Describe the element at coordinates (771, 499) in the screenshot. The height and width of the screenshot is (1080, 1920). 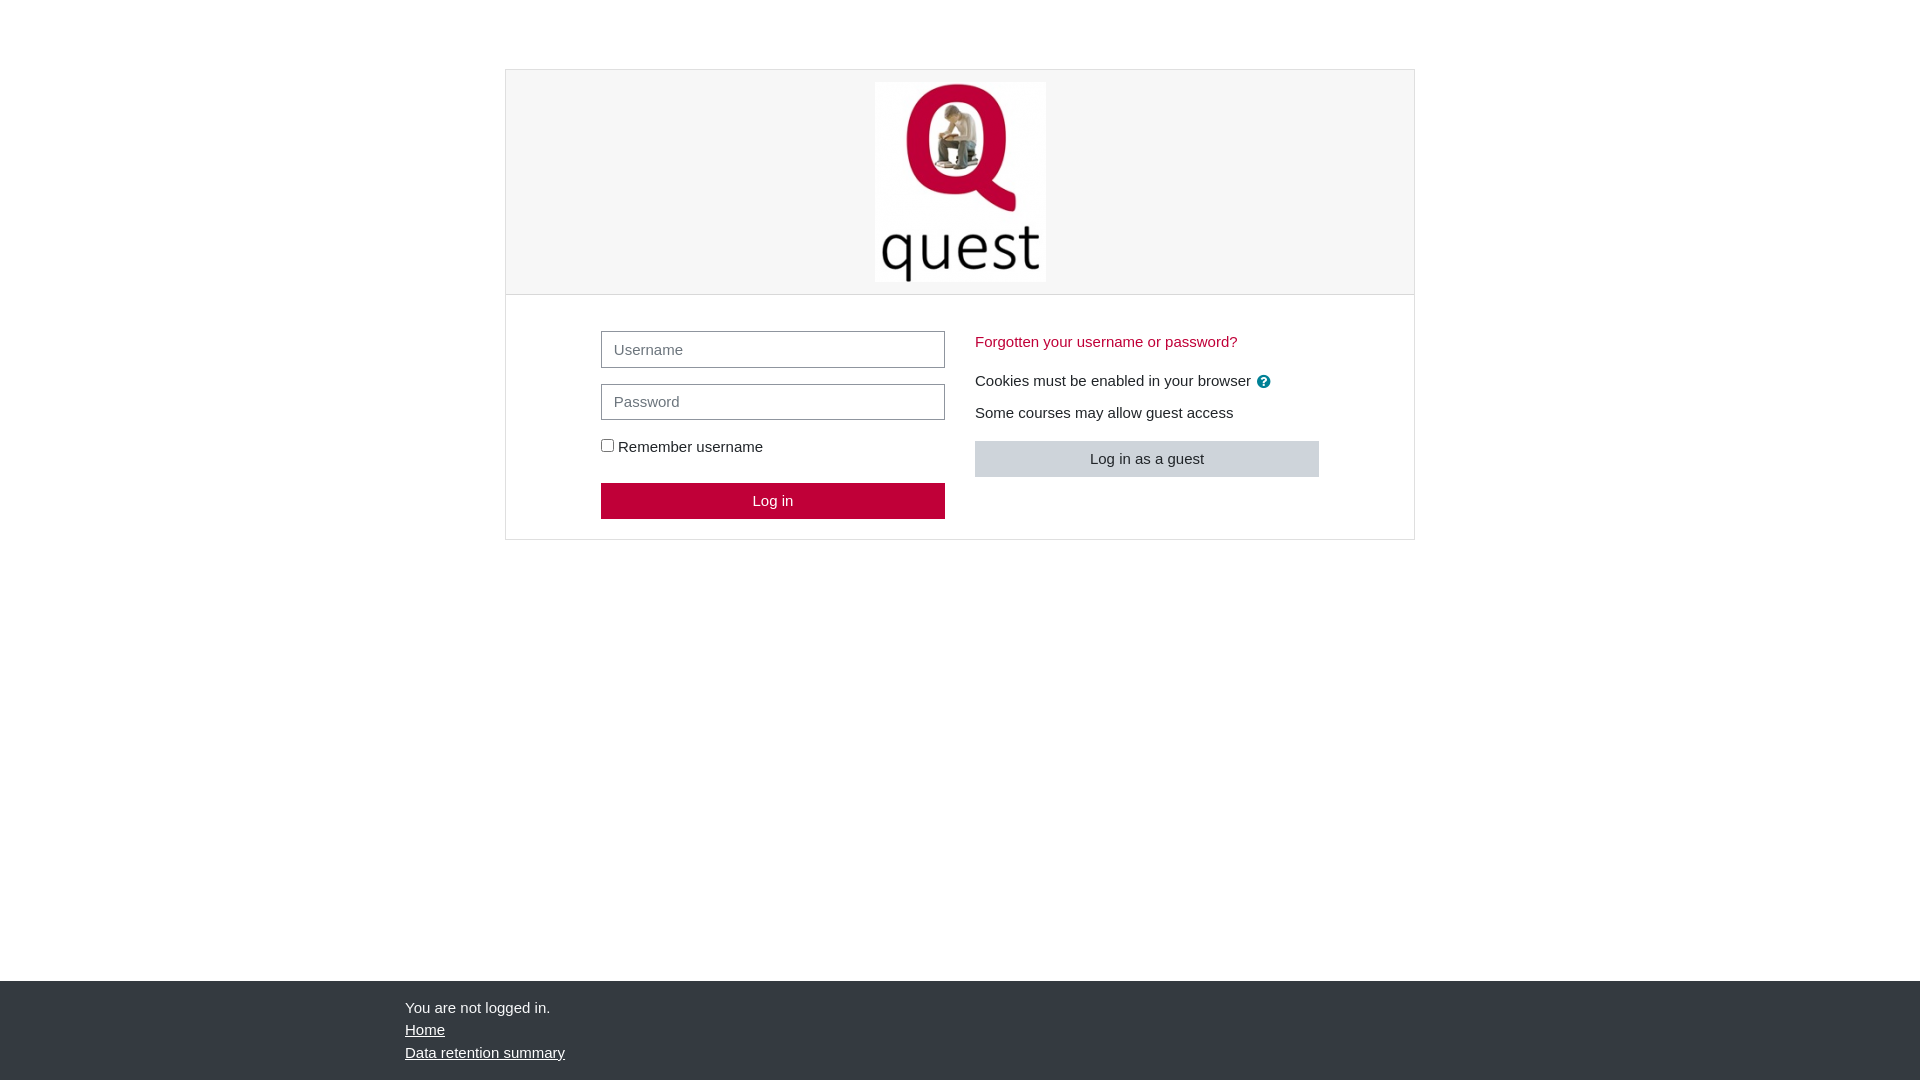
I see `'Log in'` at that location.